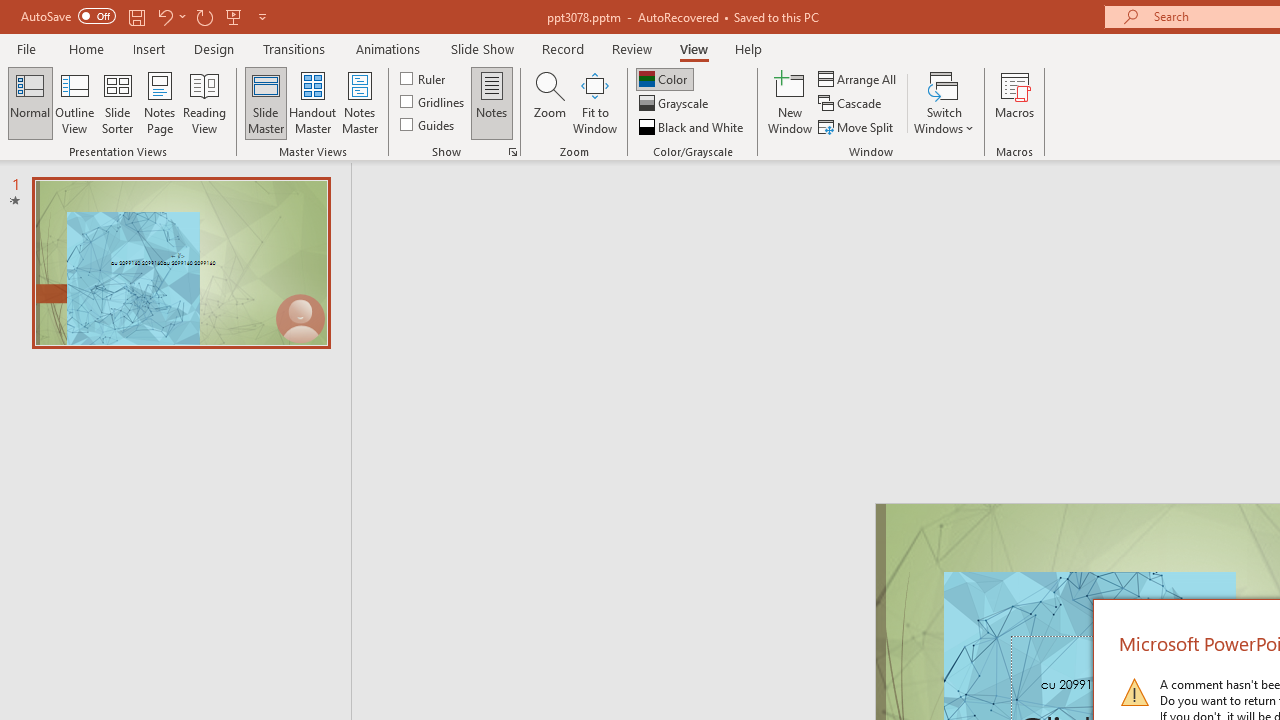  Describe the element at coordinates (264, 103) in the screenshot. I see `'Slide Master'` at that location.